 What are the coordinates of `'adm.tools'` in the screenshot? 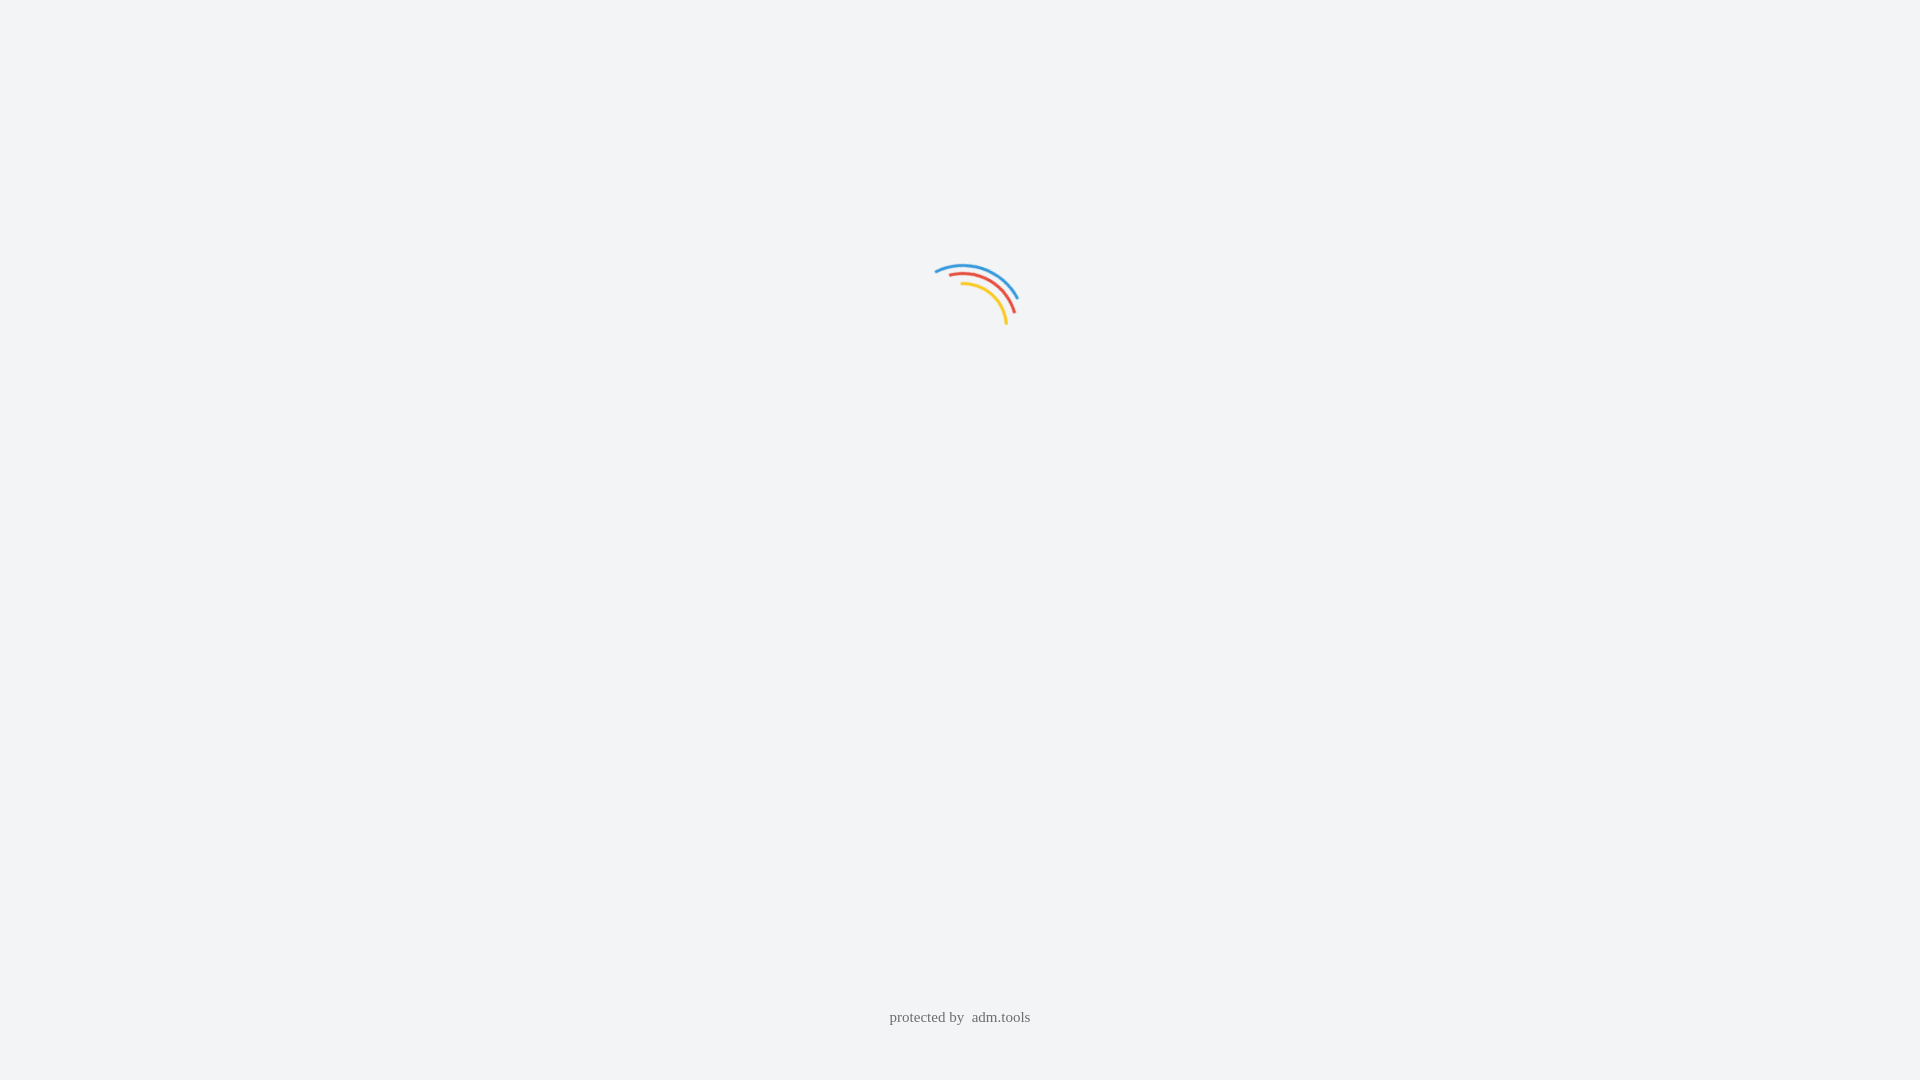 It's located at (971, 1017).